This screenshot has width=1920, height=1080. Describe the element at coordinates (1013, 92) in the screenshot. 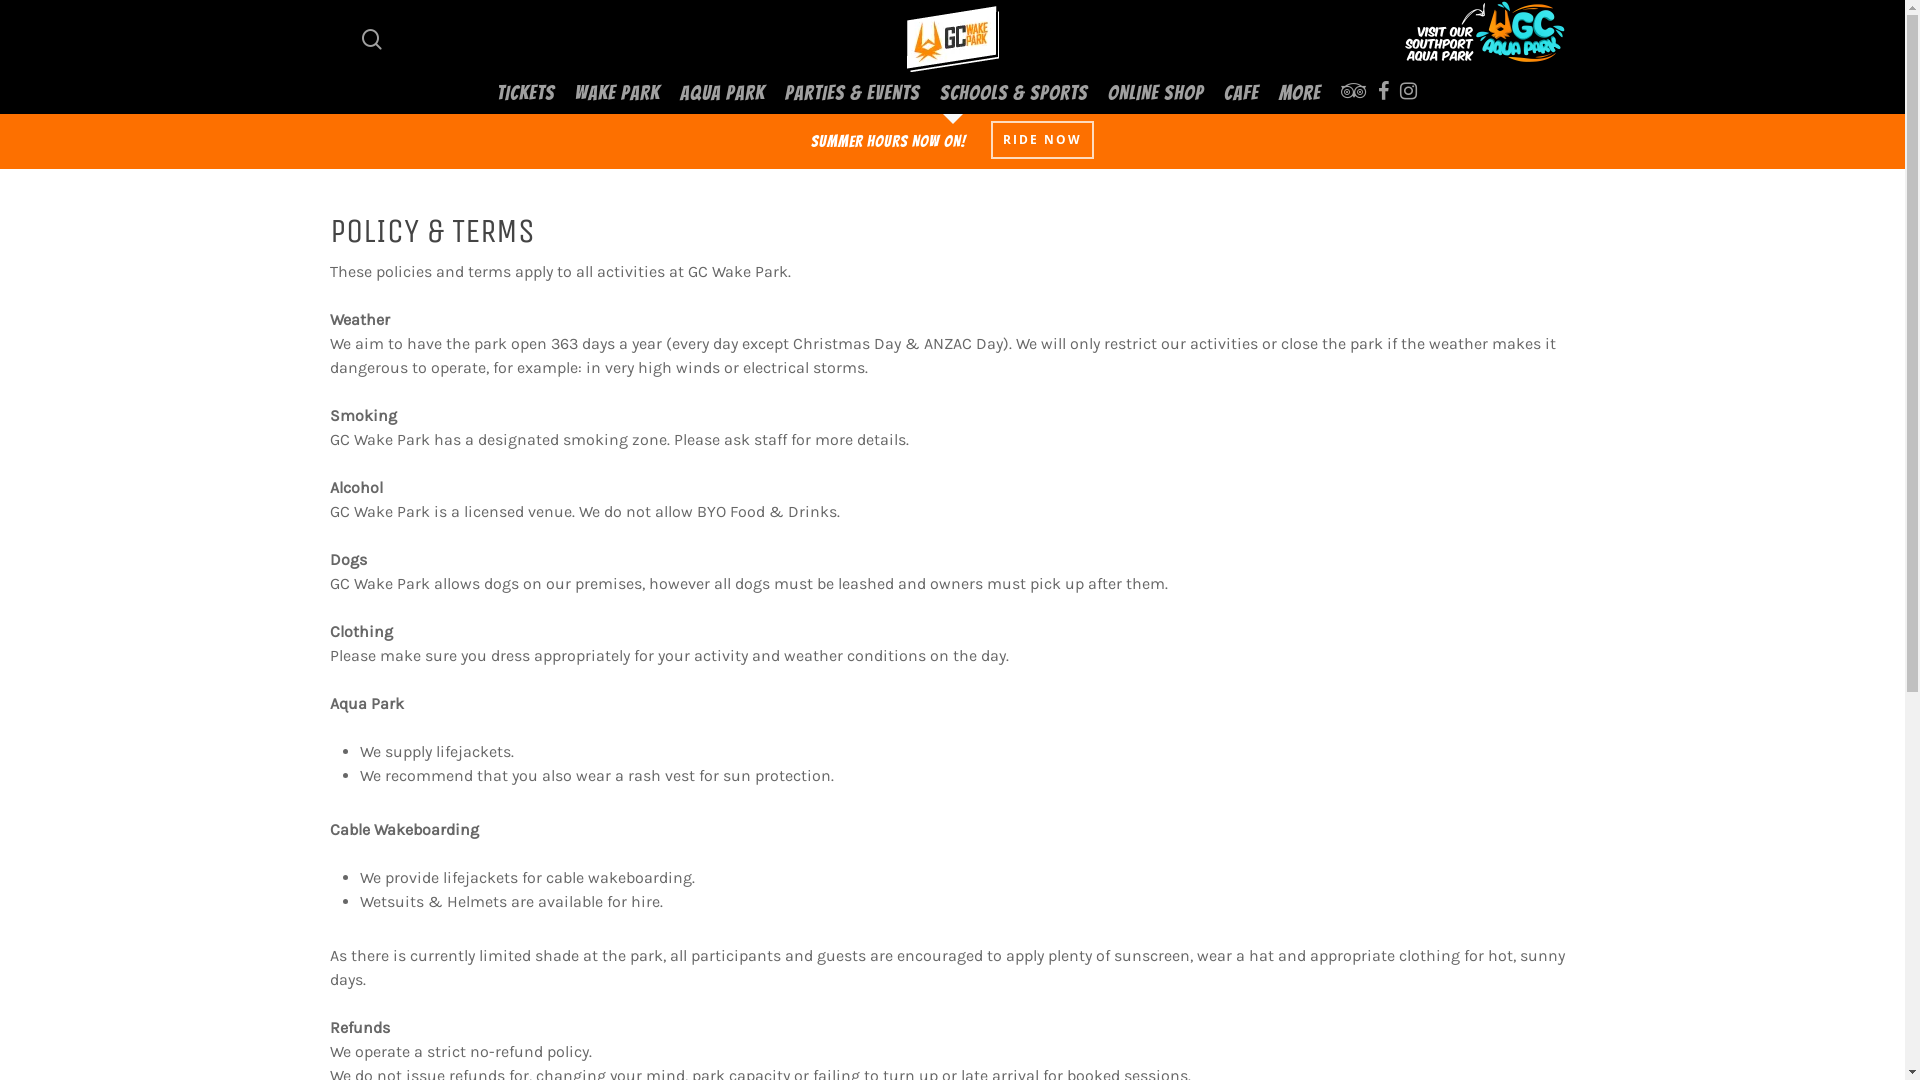

I see `'SCHOOLS & SPORTS'` at that location.